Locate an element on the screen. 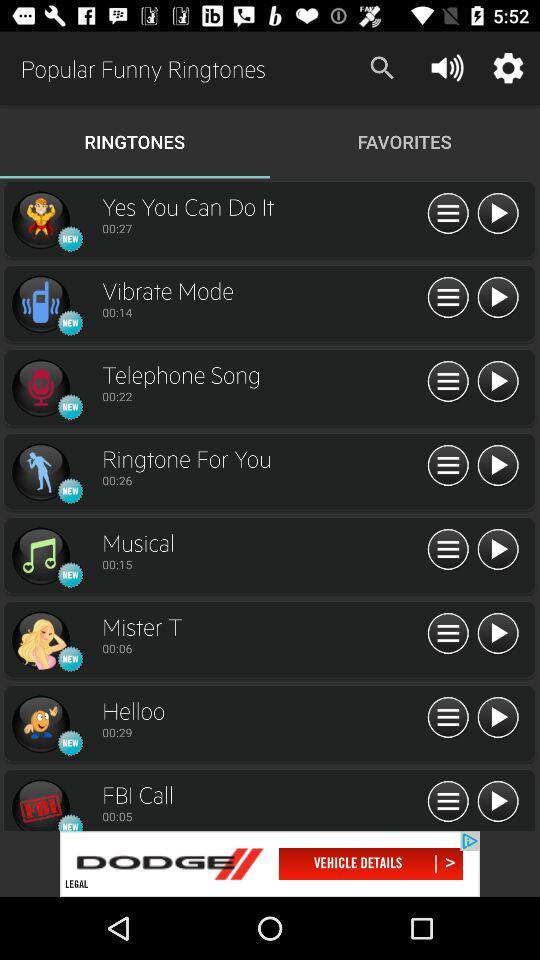 Image resolution: width=540 pixels, height=960 pixels. preview song is located at coordinates (40, 804).